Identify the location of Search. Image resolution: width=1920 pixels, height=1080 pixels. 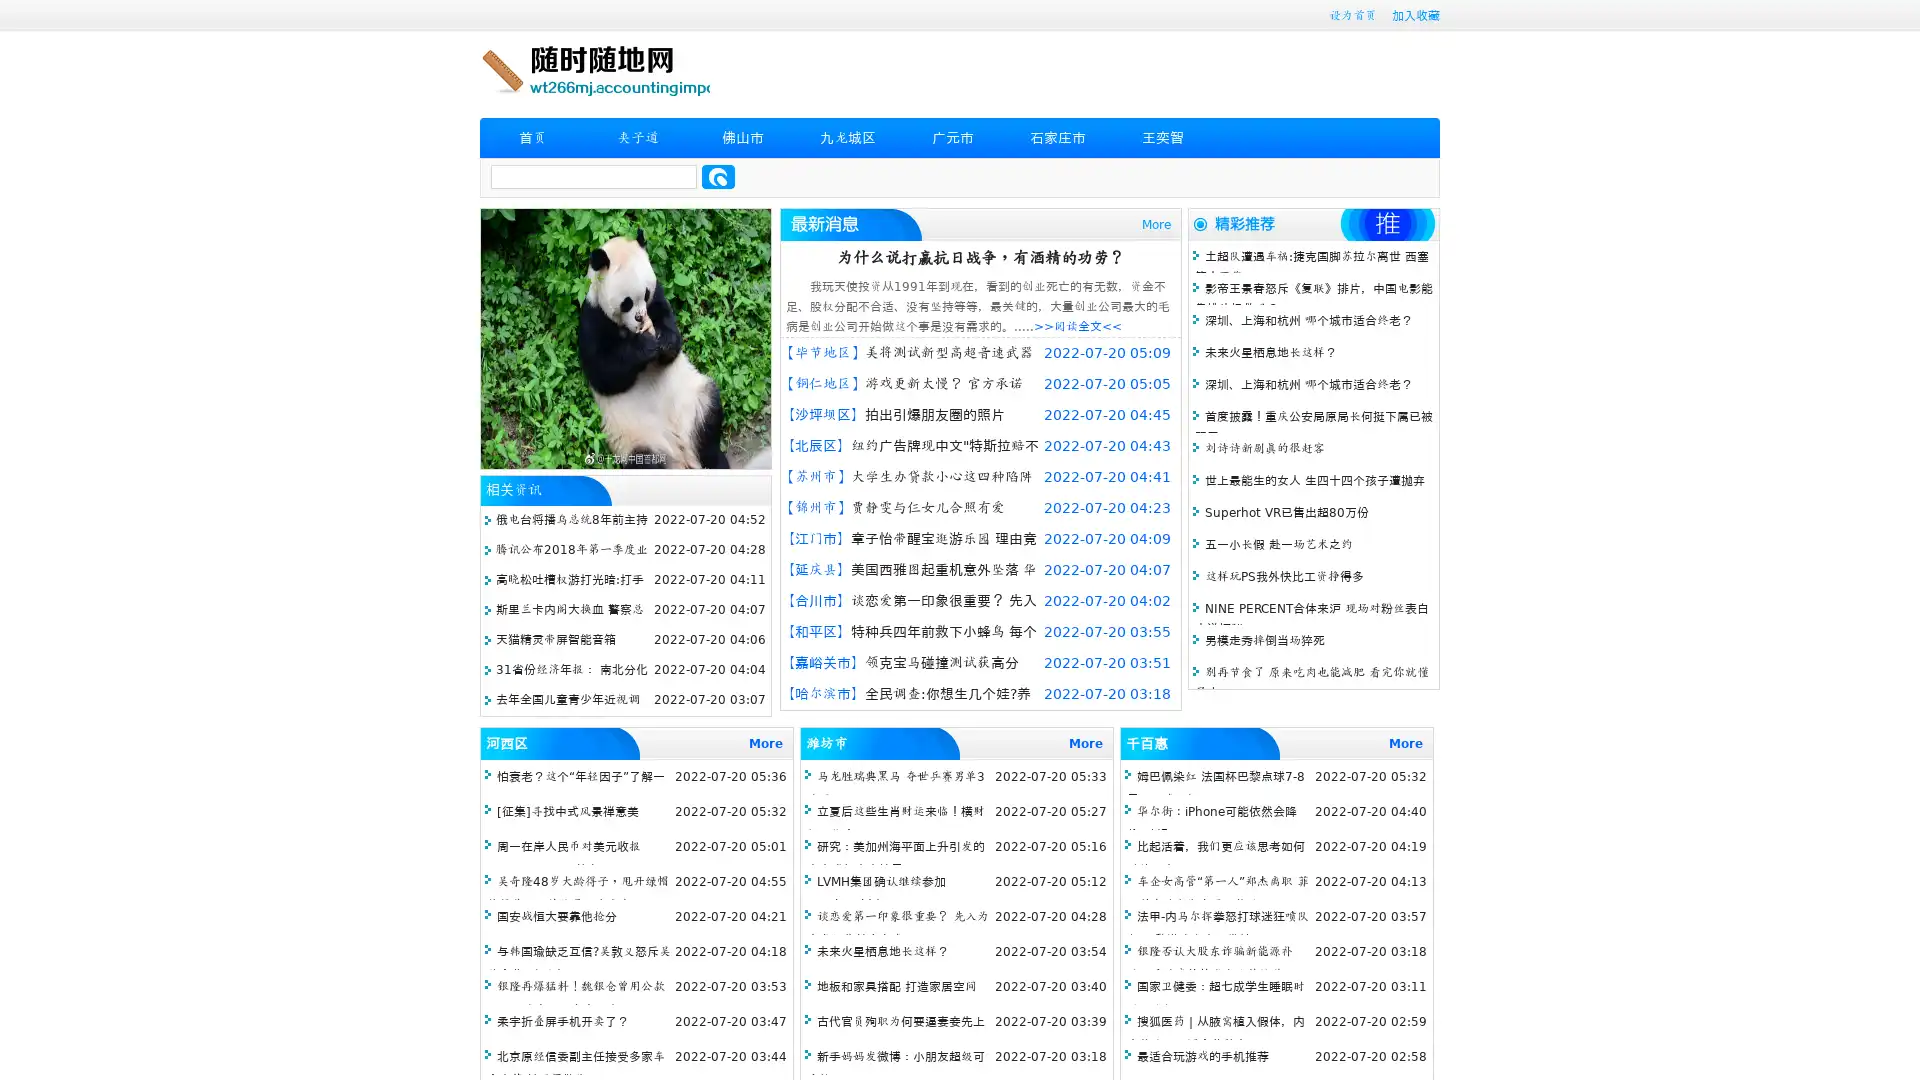
(718, 176).